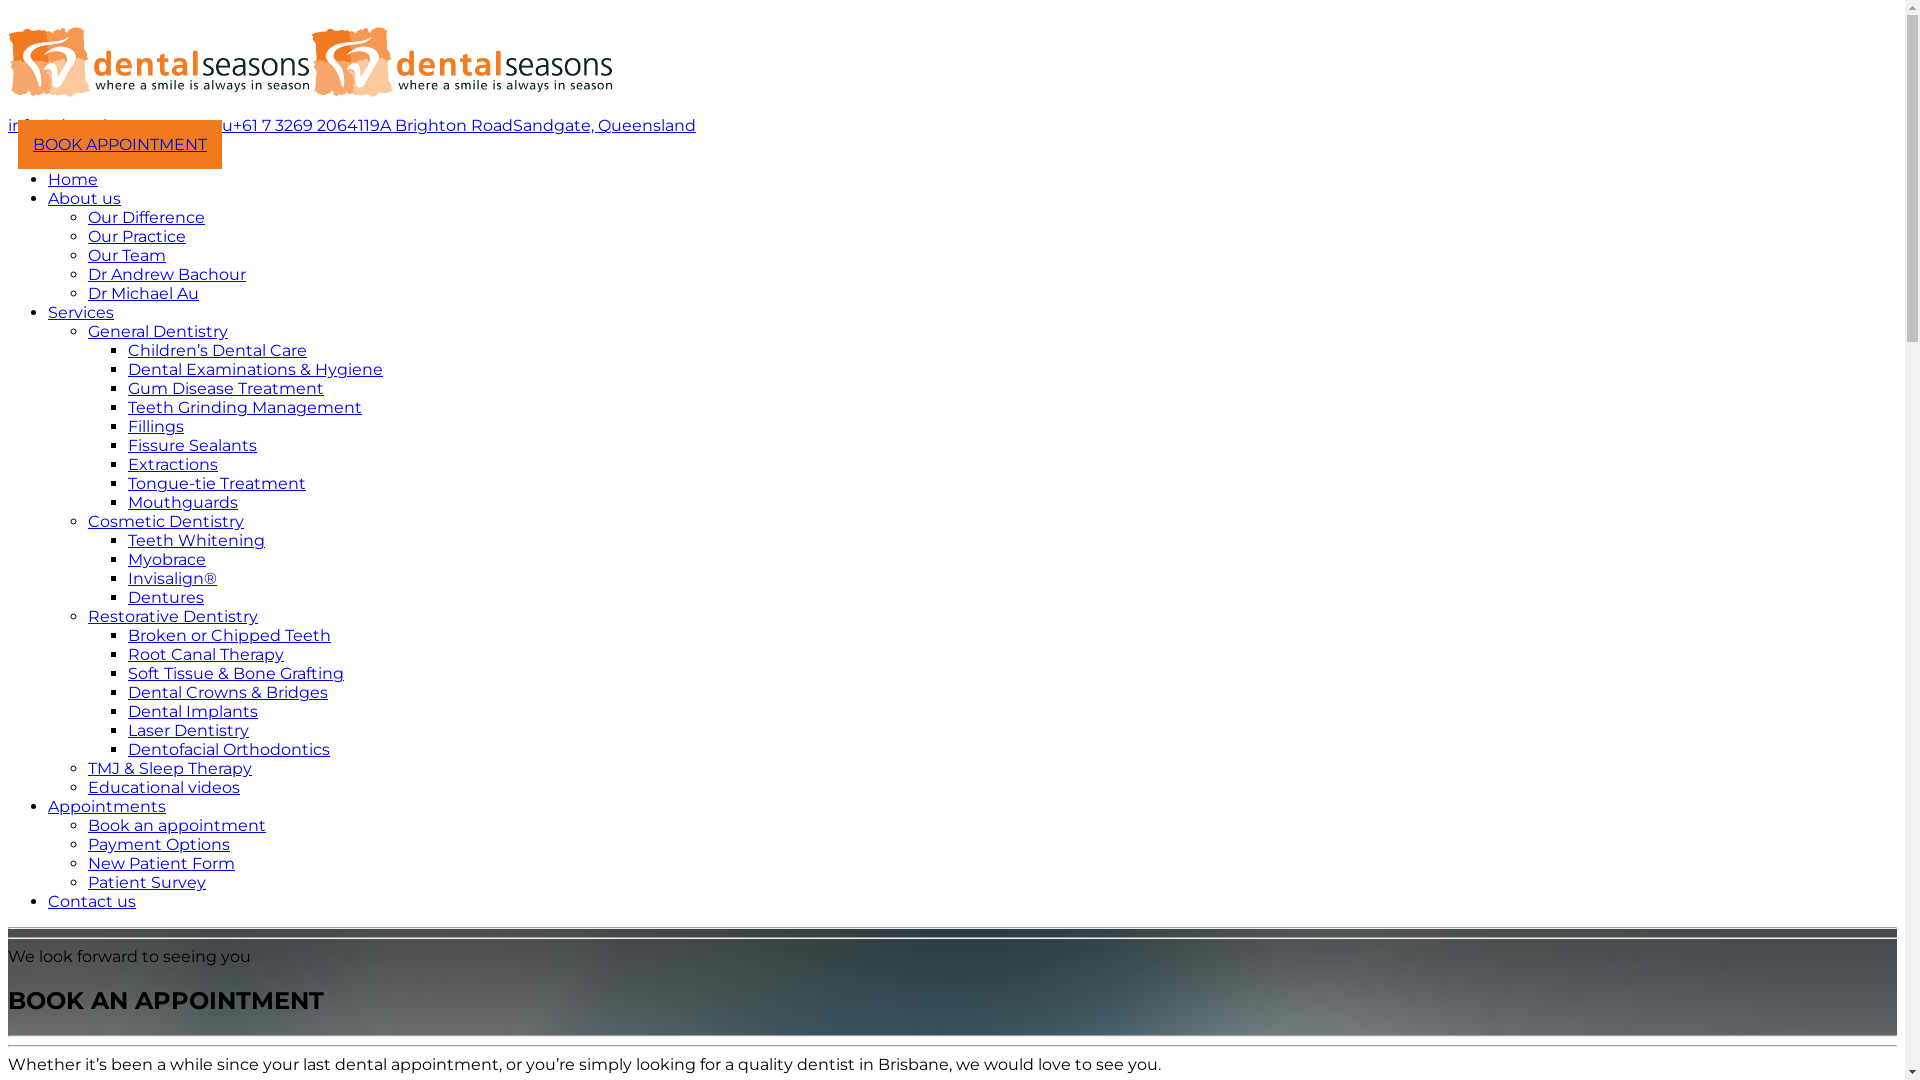 This screenshot has width=1920, height=1080. I want to click on 'Our Difference', so click(145, 217).